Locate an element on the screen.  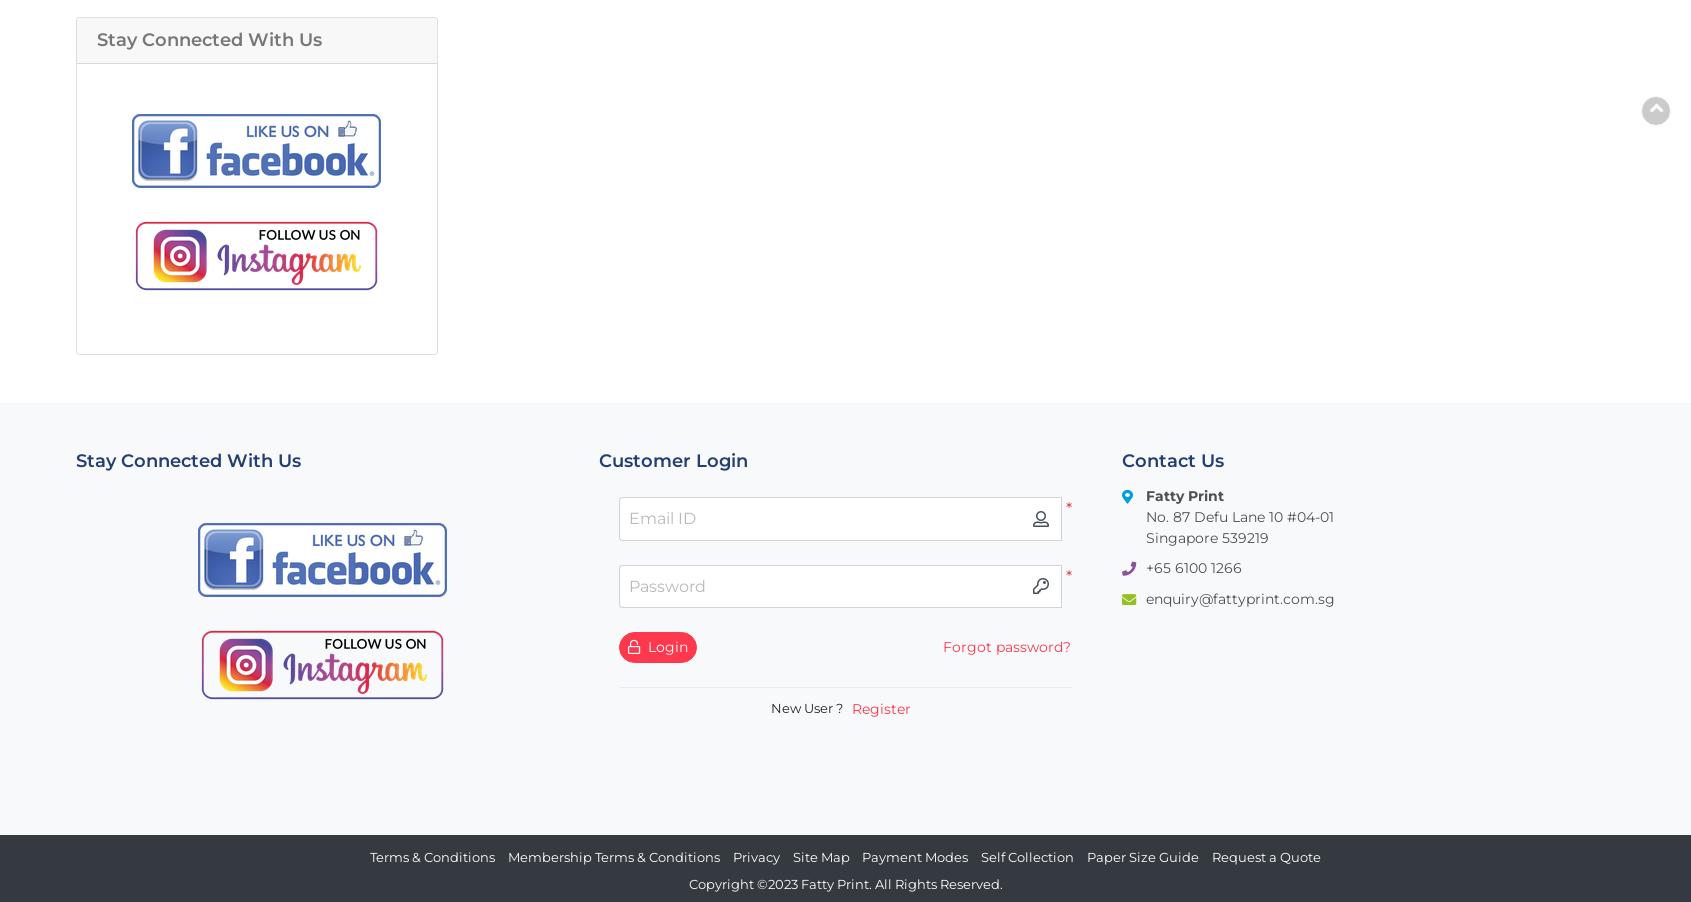
'Self Collection' is located at coordinates (979, 855).